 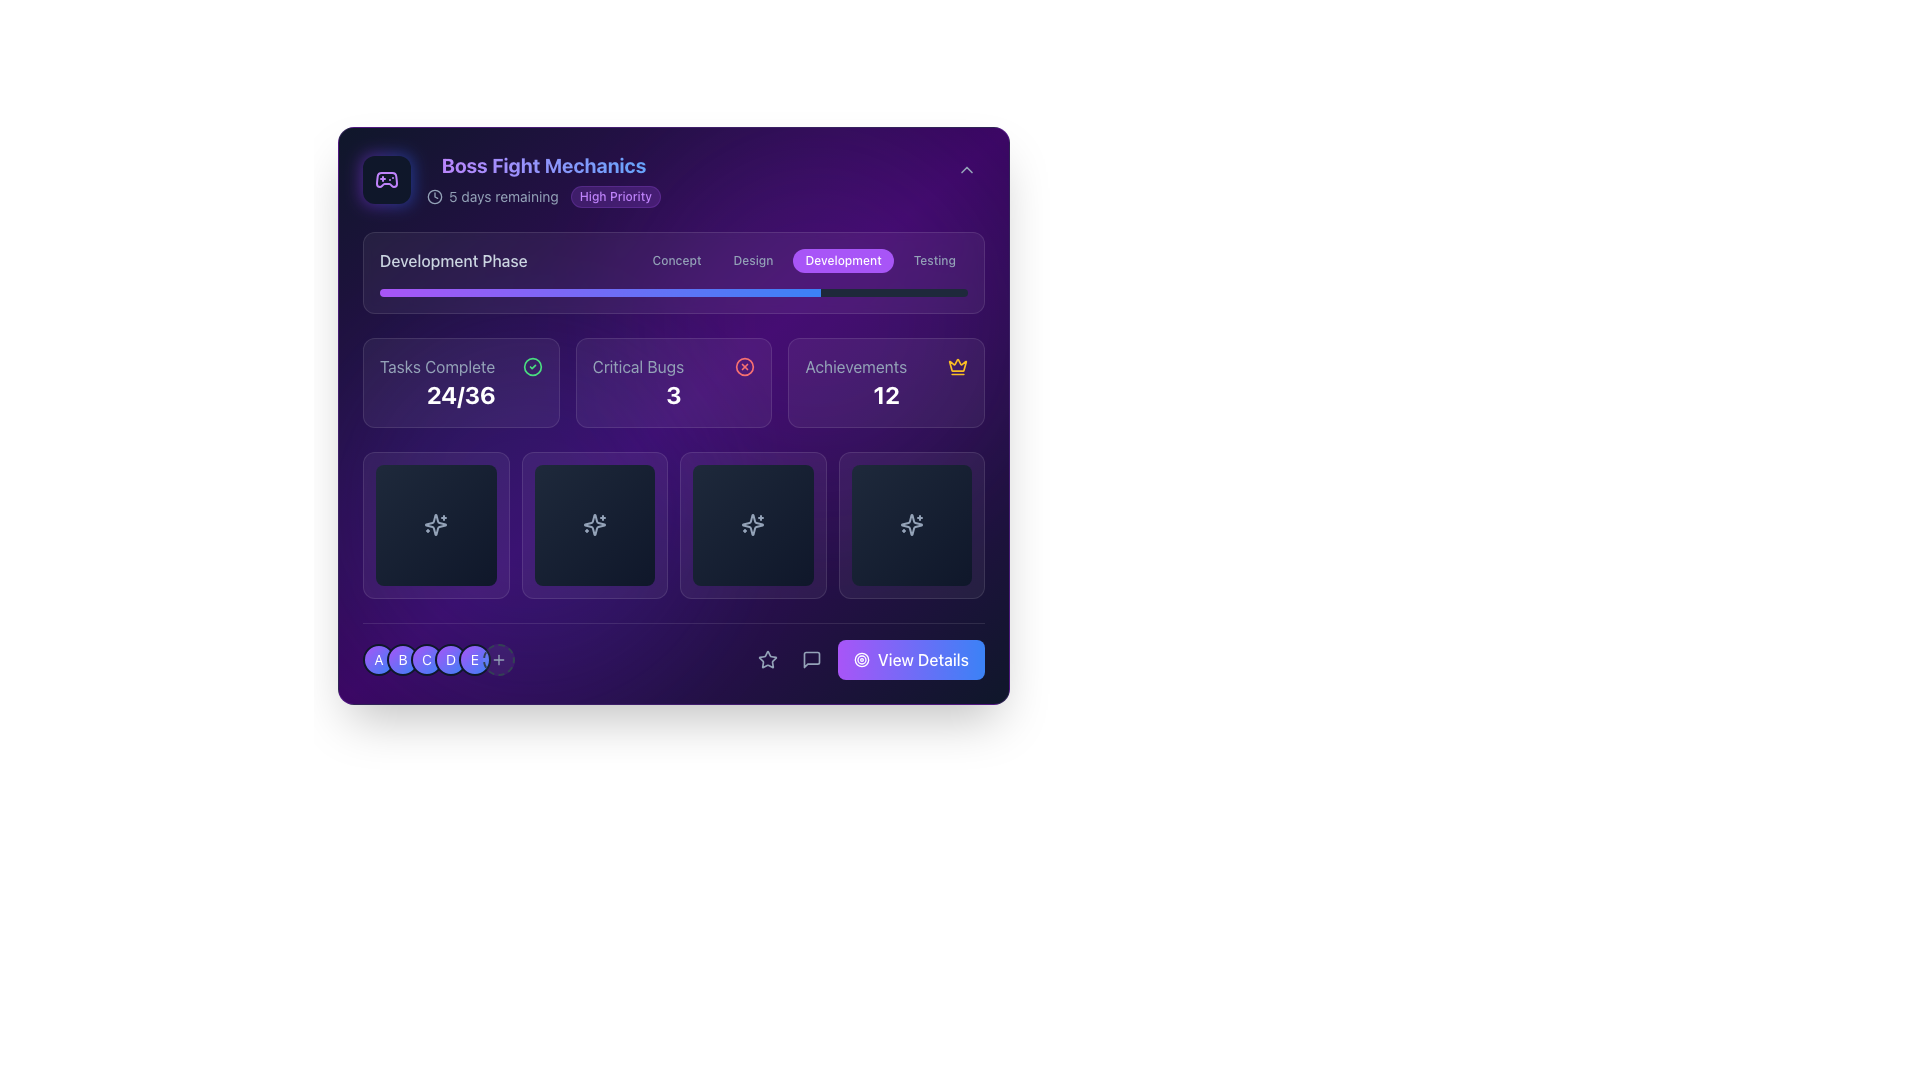 What do you see at coordinates (543, 164) in the screenshot?
I see `the text content of the prominent gradient text label displaying 'Boss Fight Mechanics', located at the top-left corner of the UI` at bounding box center [543, 164].